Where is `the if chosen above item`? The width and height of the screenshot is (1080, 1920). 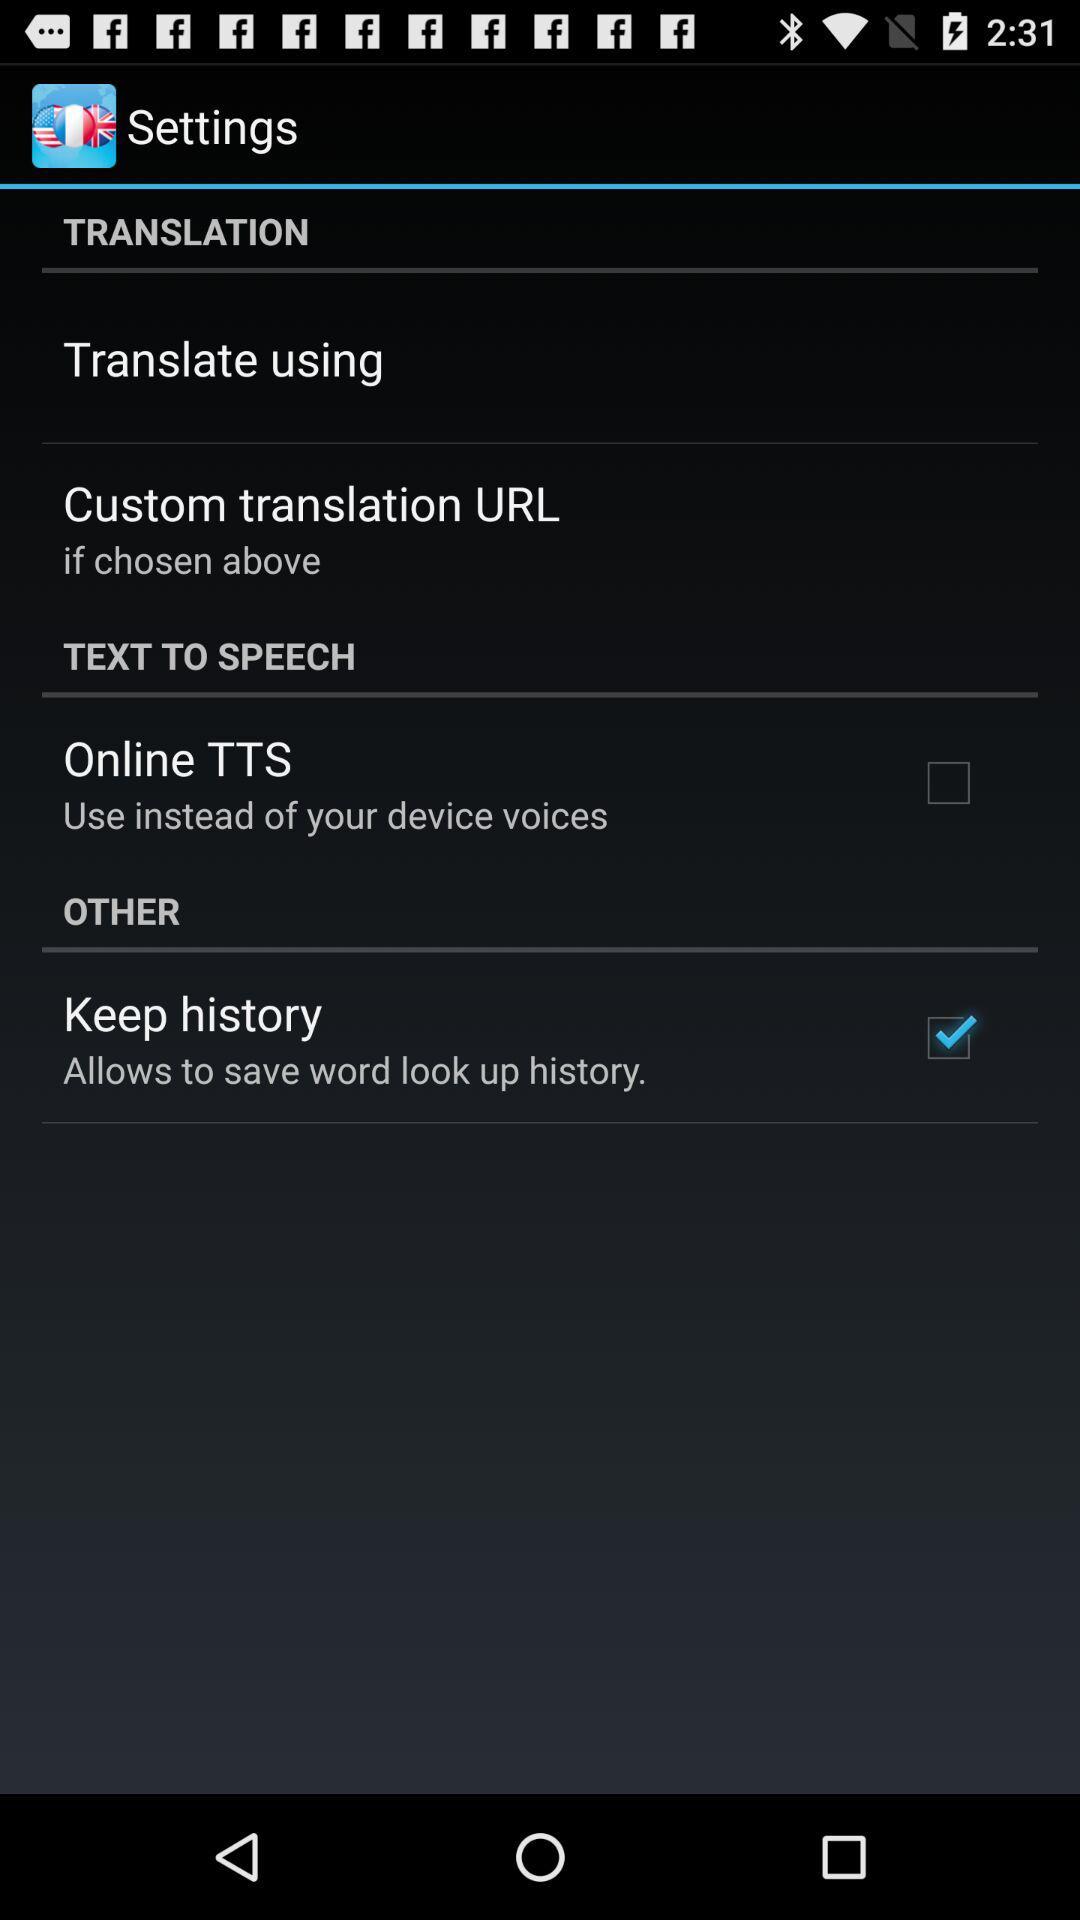 the if chosen above item is located at coordinates (192, 559).